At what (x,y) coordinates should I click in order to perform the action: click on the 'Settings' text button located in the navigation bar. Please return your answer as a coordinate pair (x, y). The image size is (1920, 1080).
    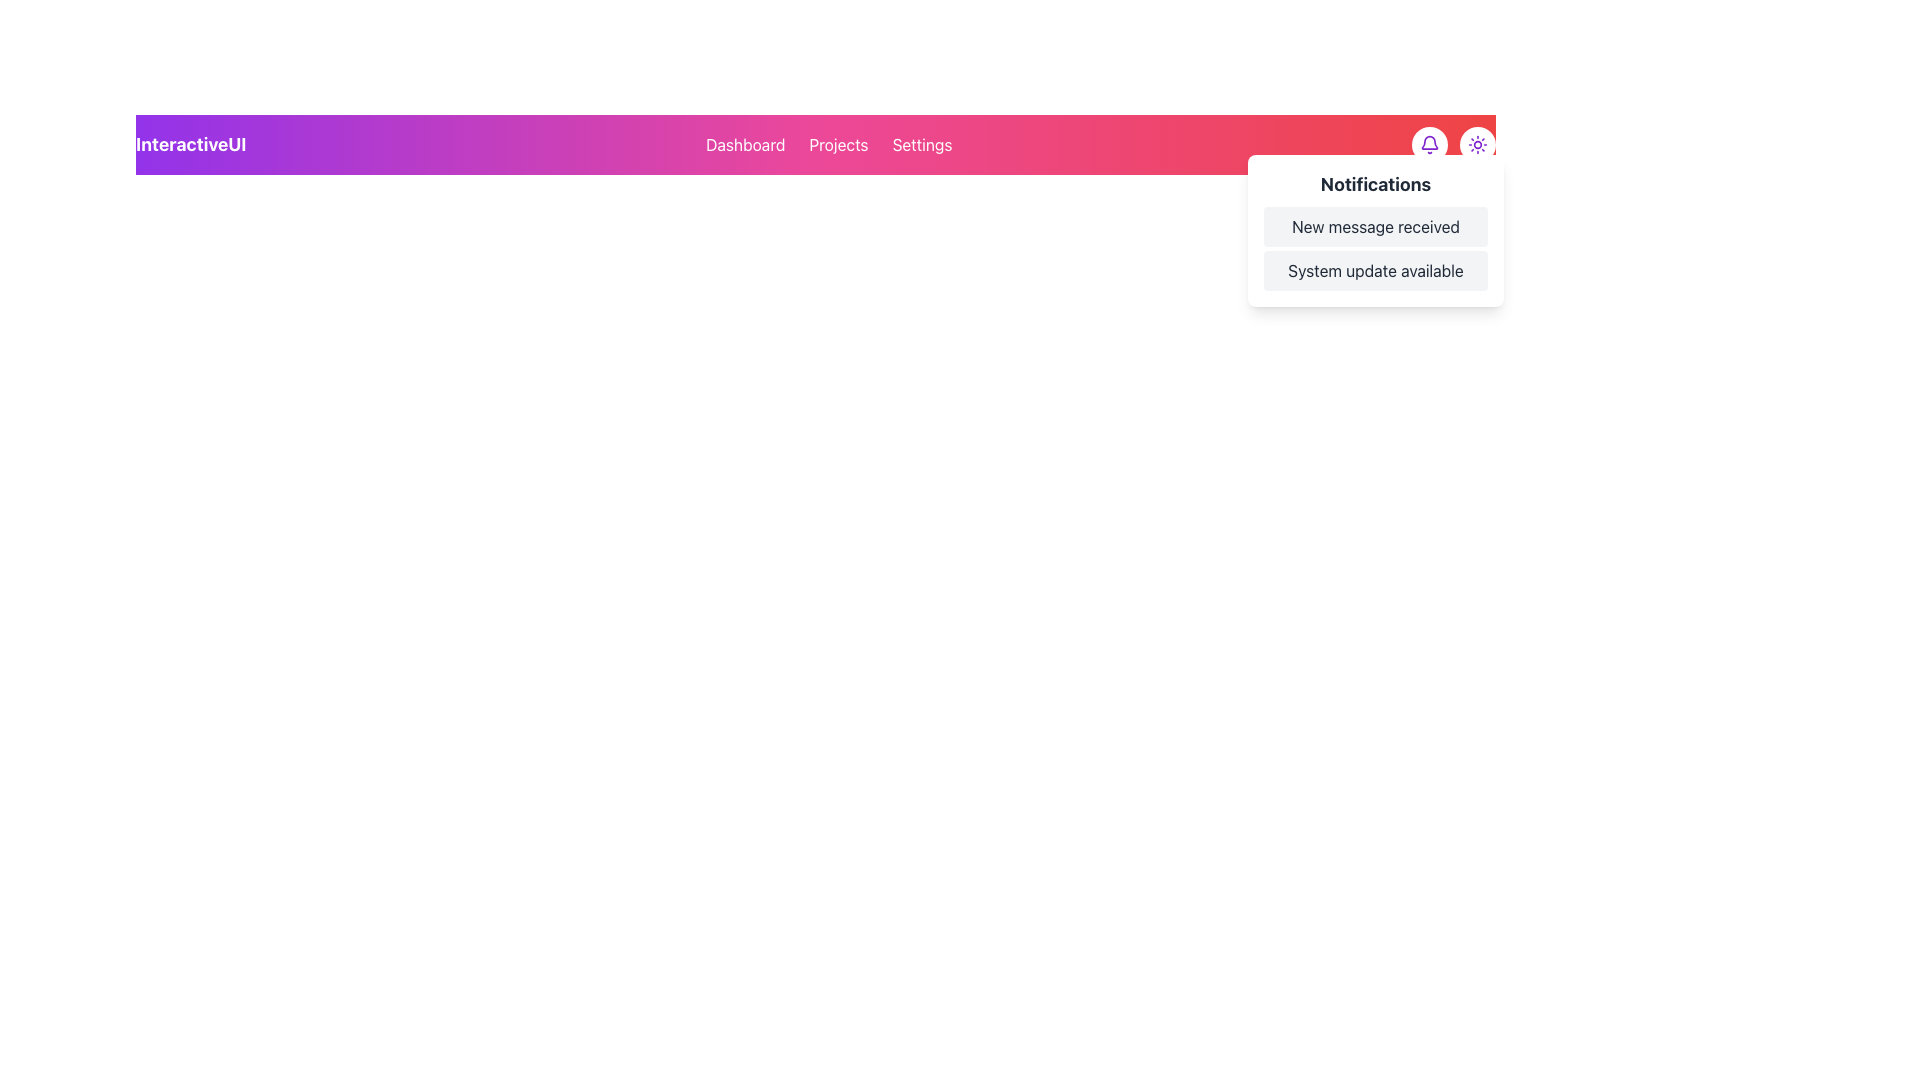
    Looking at the image, I should click on (921, 144).